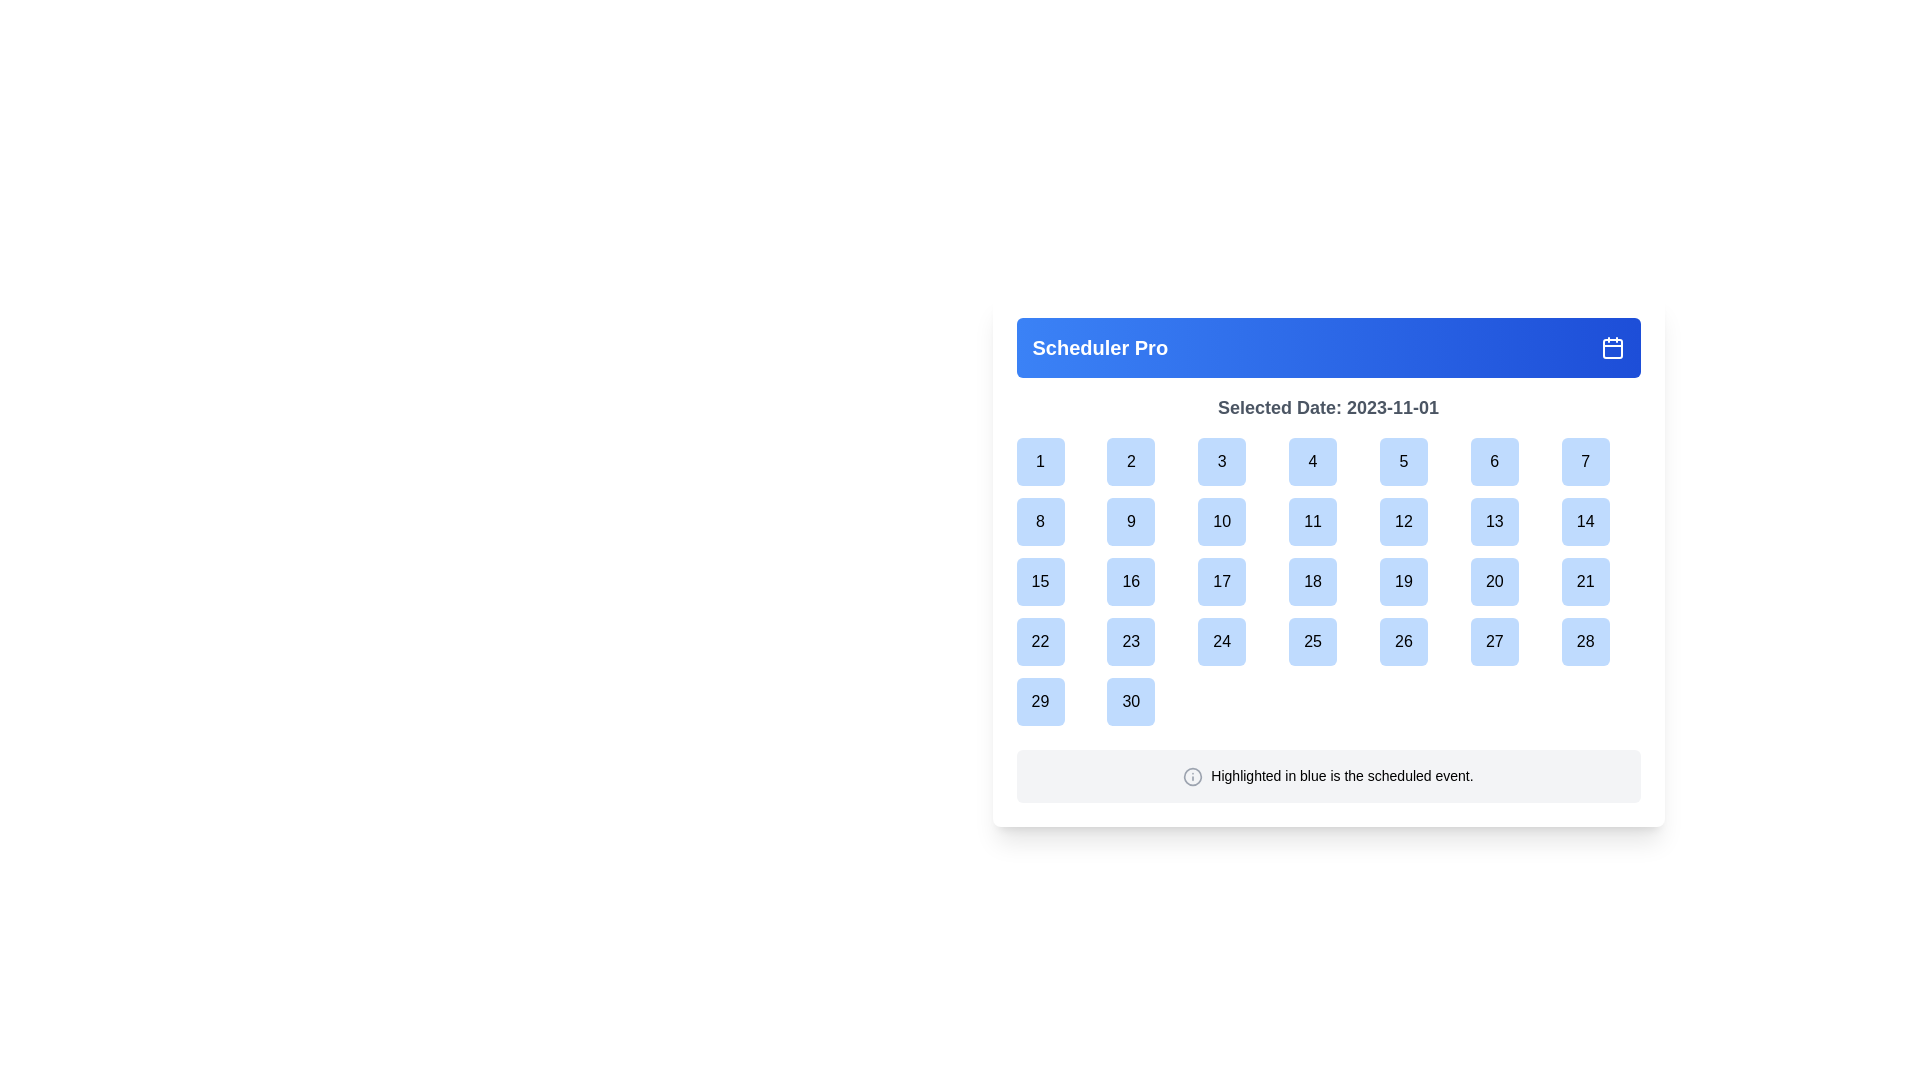 This screenshot has height=1080, width=1920. Describe the element at coordinates (1131, 701) in the screenshot. I see `the square button with rounded corners displaying '30' in bold black font, located in the bottom row of the calendar grid` at that location.